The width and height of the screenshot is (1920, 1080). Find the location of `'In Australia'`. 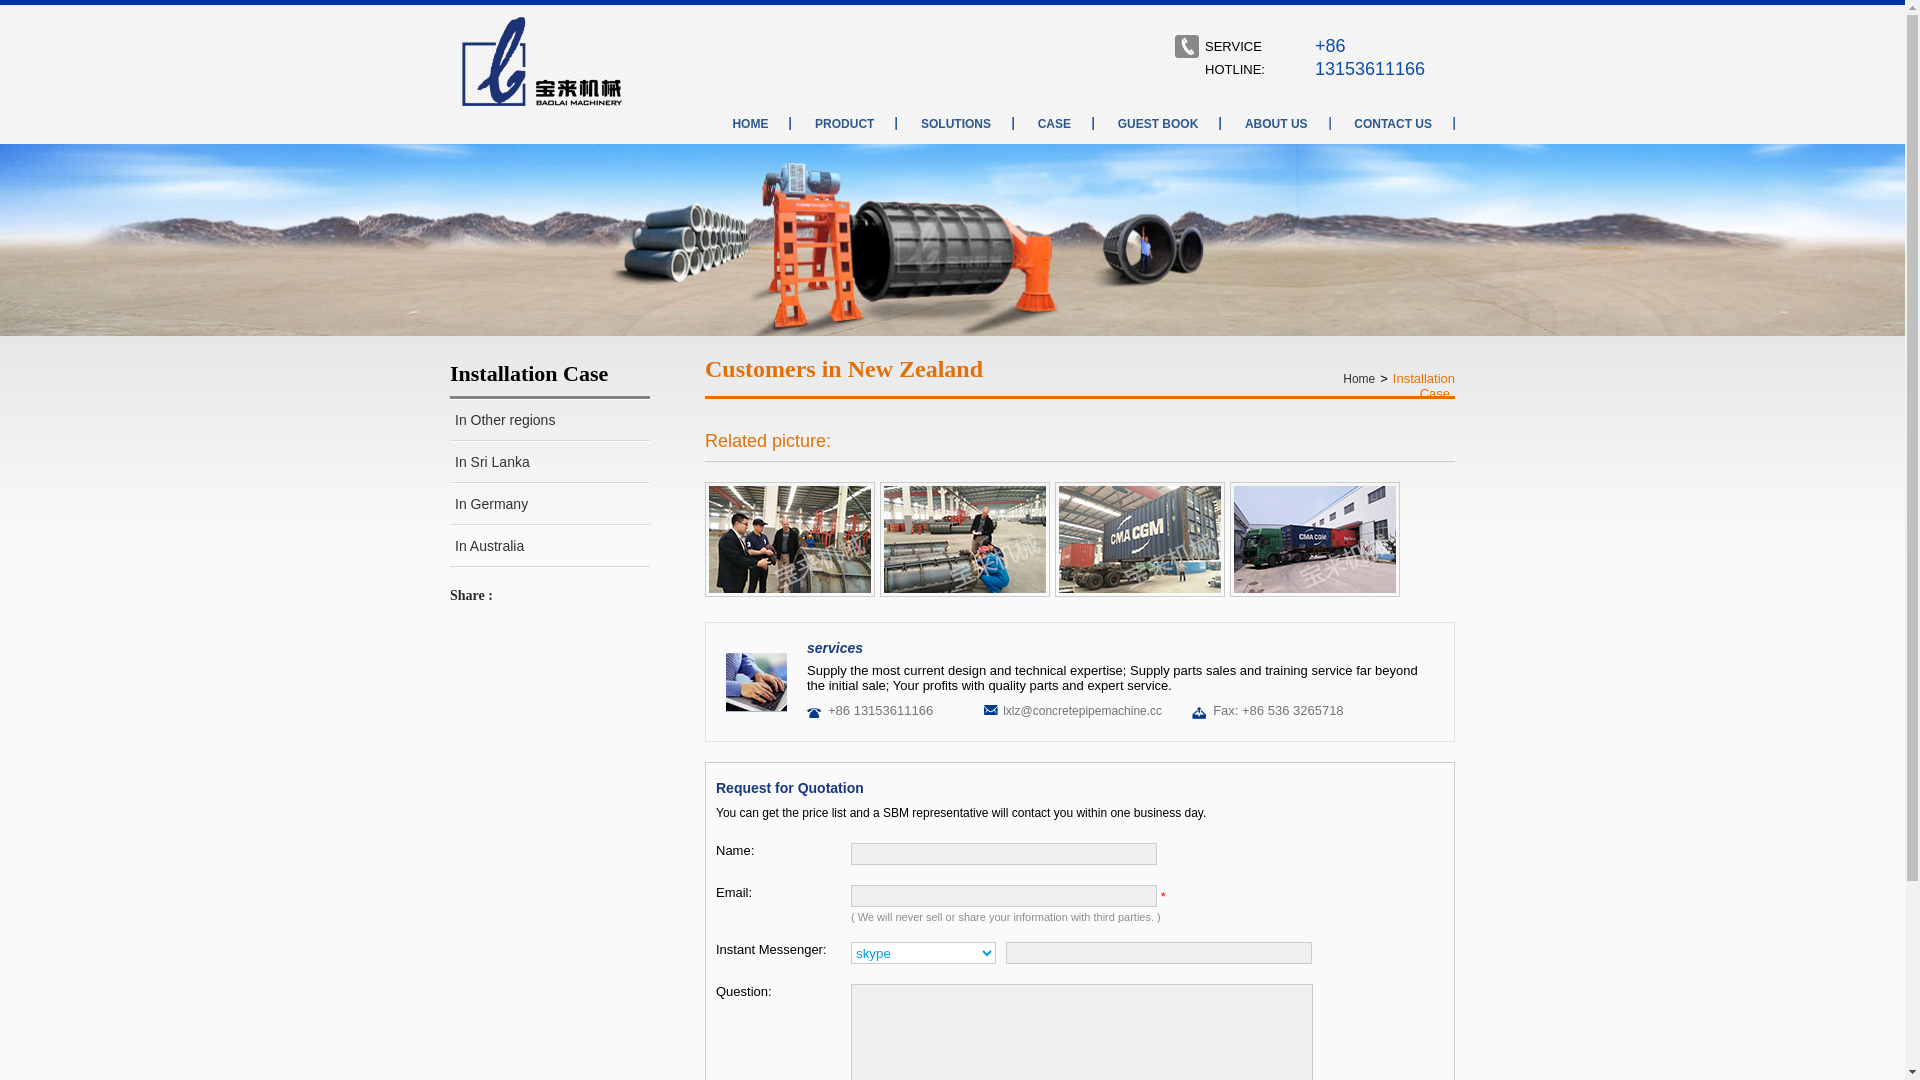

'In Australia' is located at coordinates (449, 546).